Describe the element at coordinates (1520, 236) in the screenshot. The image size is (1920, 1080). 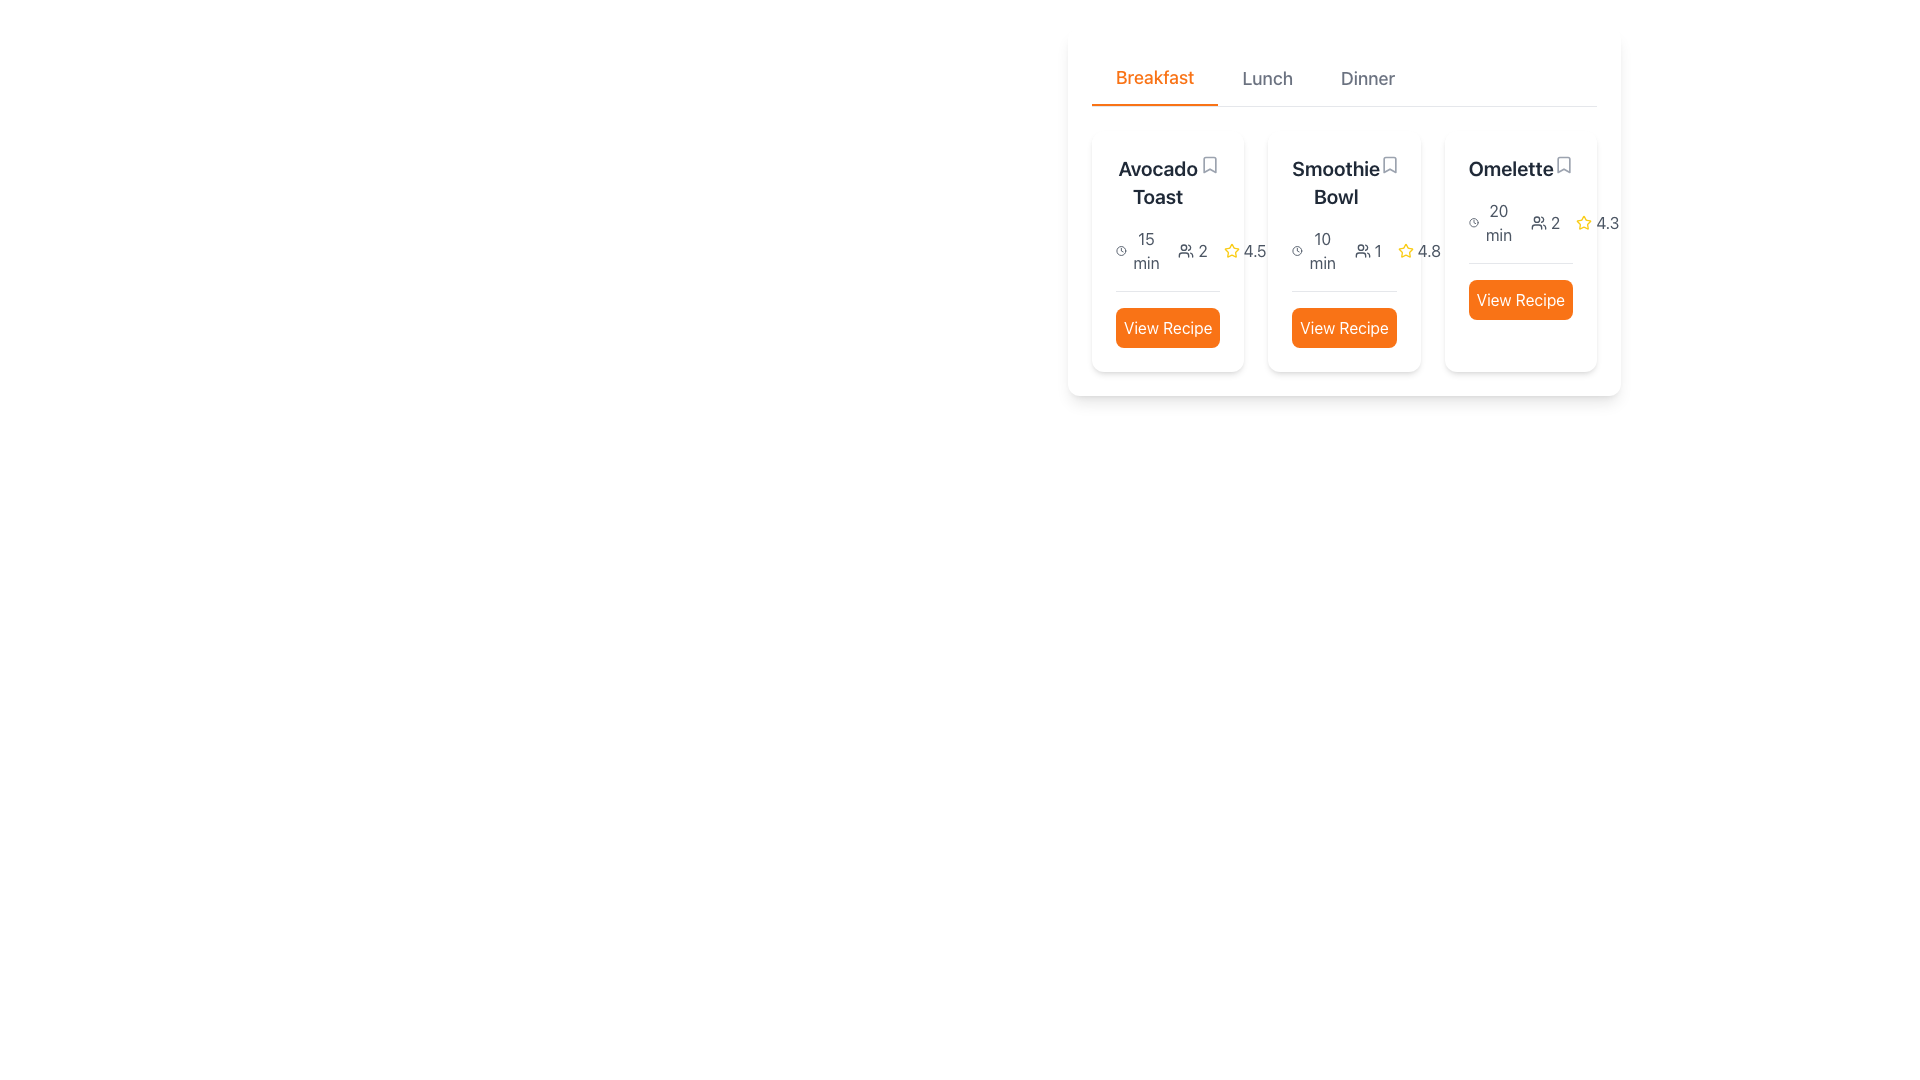
I see `the recipe card titled 'Omelette' in the Breakfast section to read the recipe information presented in text and icons` at that location.